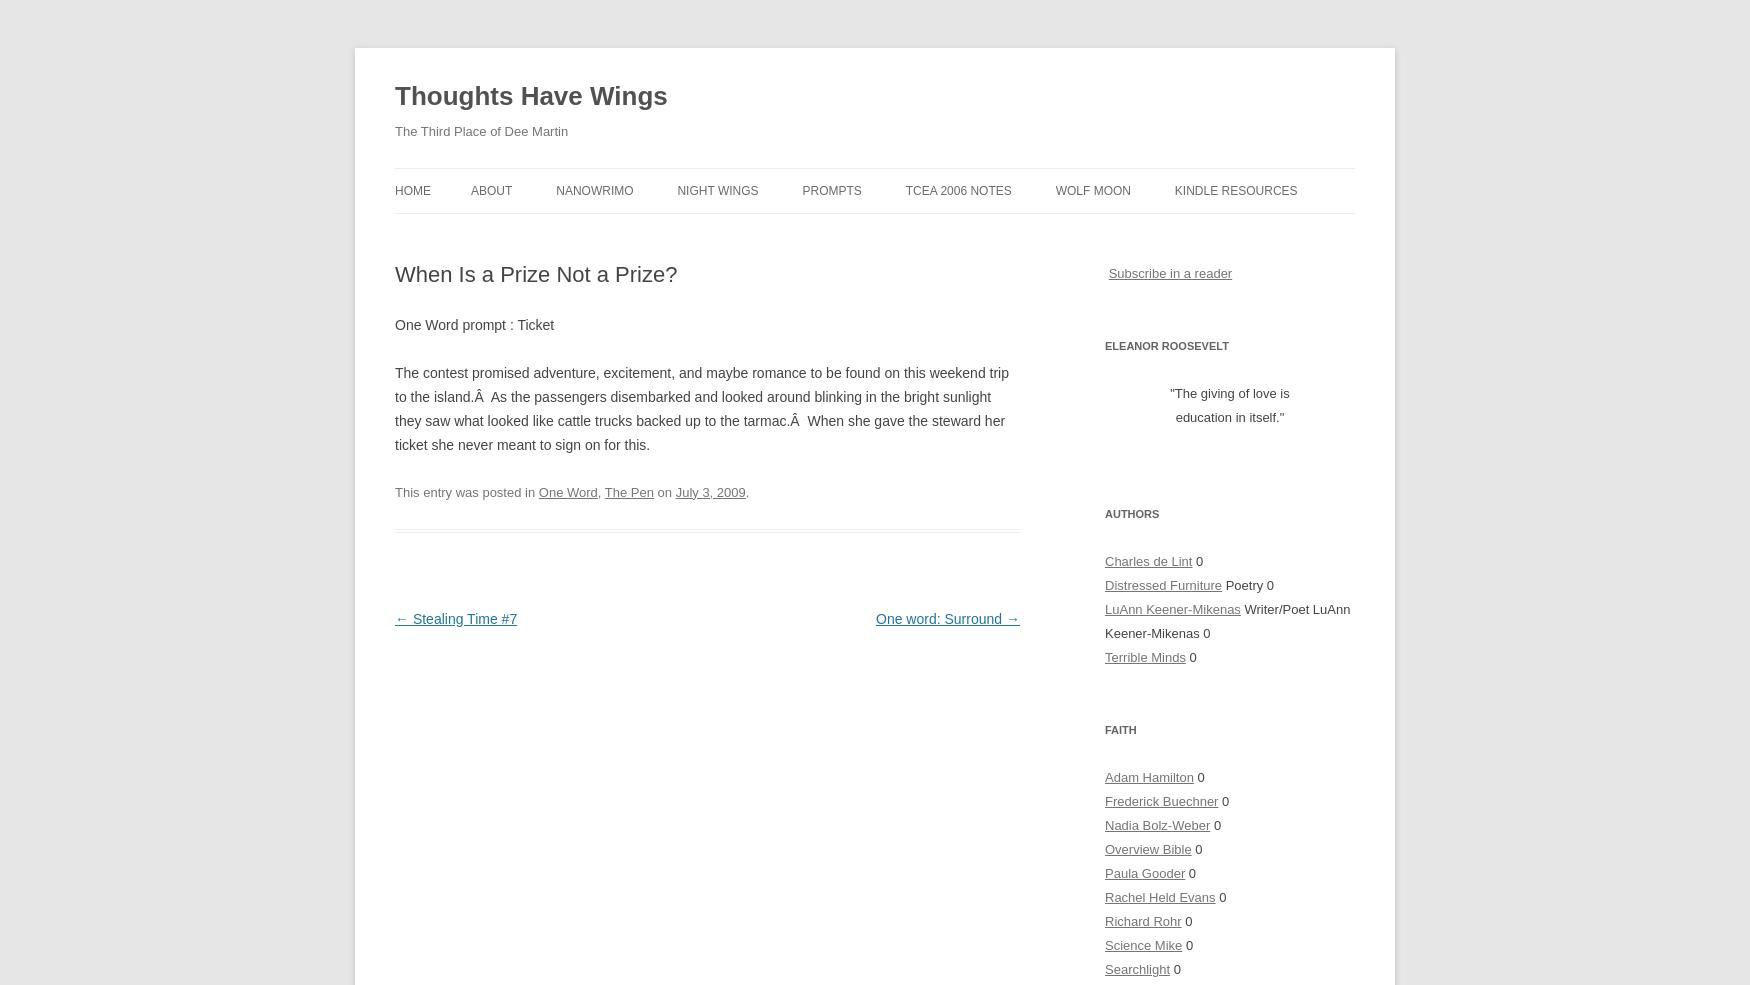 This screenshot has width=1750, height=985. I want to click on 'Searchlight', so click(1104, 969).